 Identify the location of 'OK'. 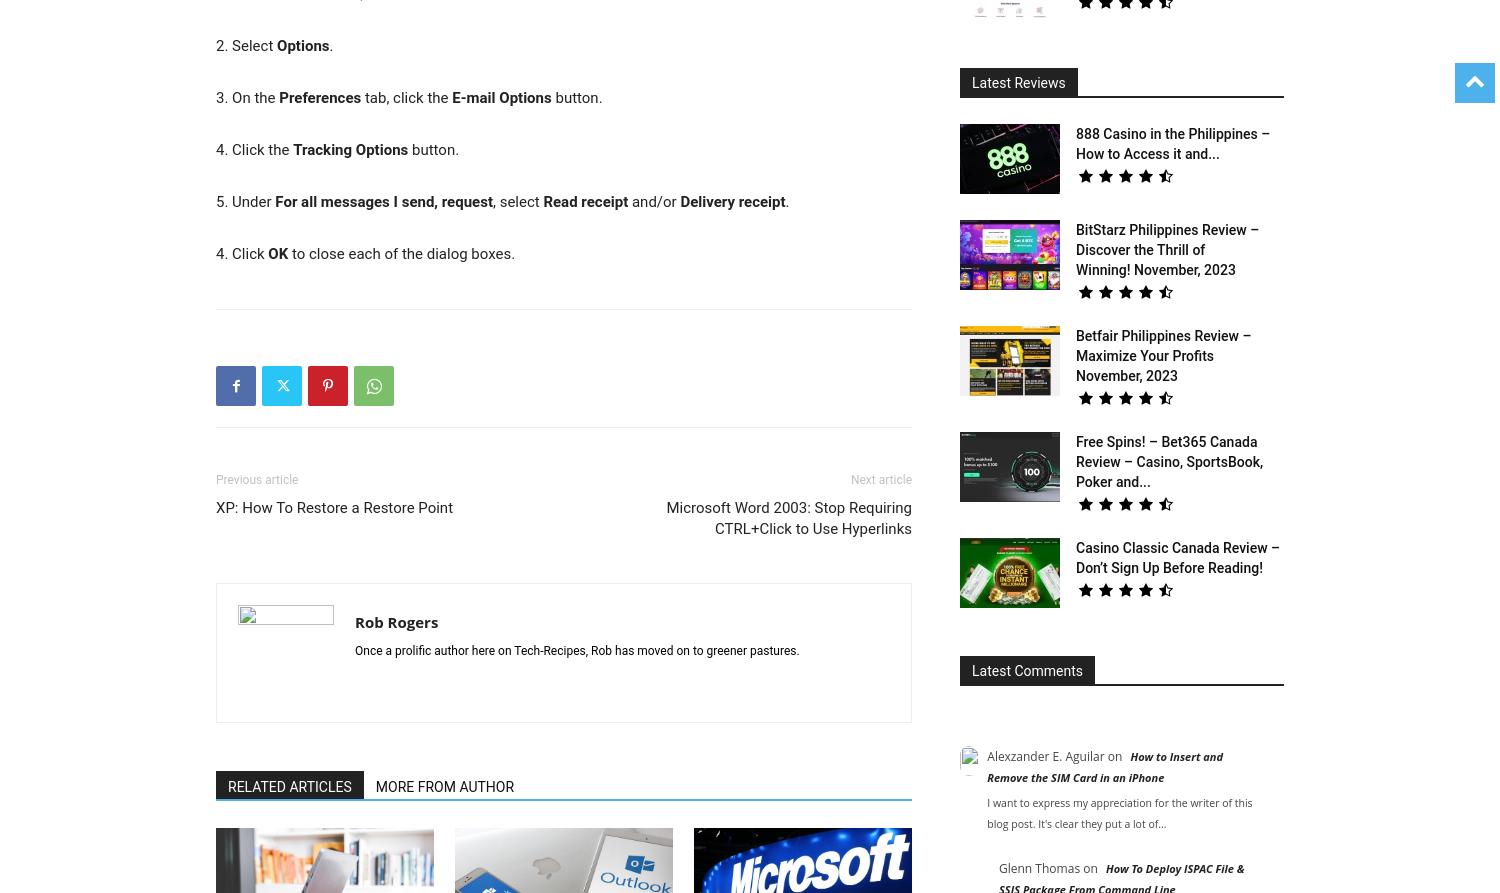
(277, 252).